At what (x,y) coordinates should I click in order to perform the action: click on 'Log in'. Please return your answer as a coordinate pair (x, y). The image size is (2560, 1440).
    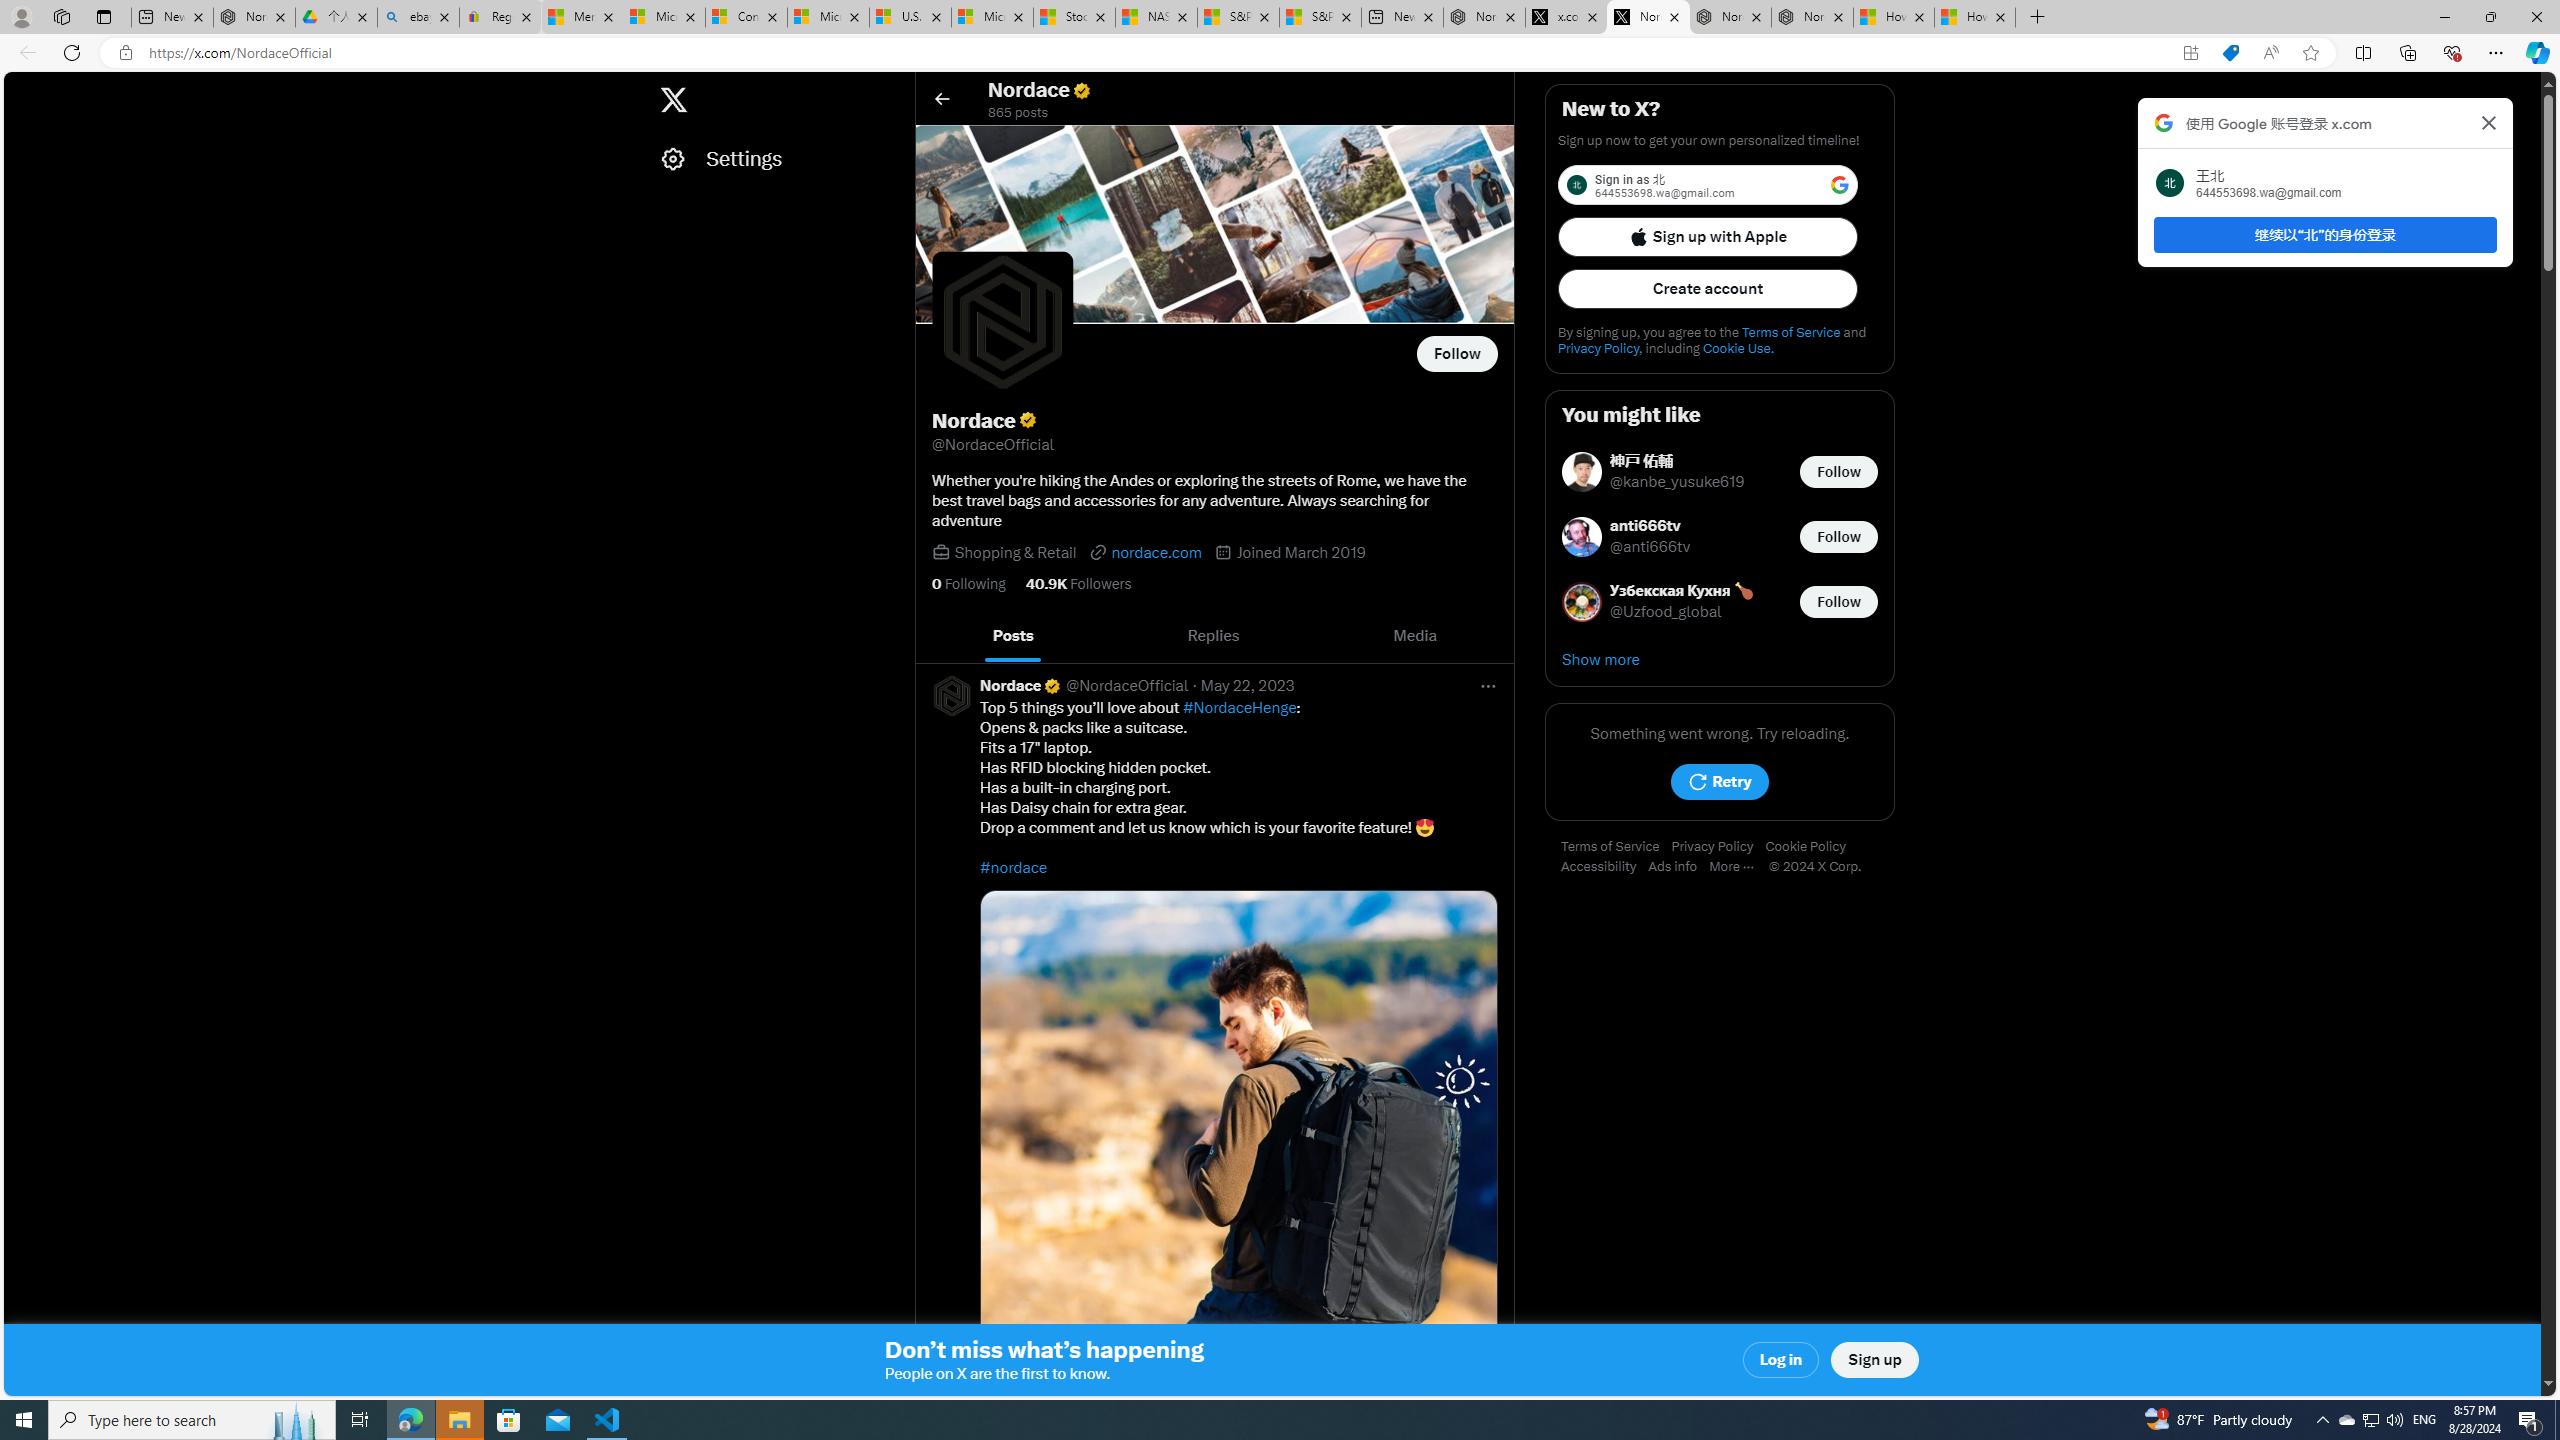
    Looking at the image, I should click on (1781, 1359).